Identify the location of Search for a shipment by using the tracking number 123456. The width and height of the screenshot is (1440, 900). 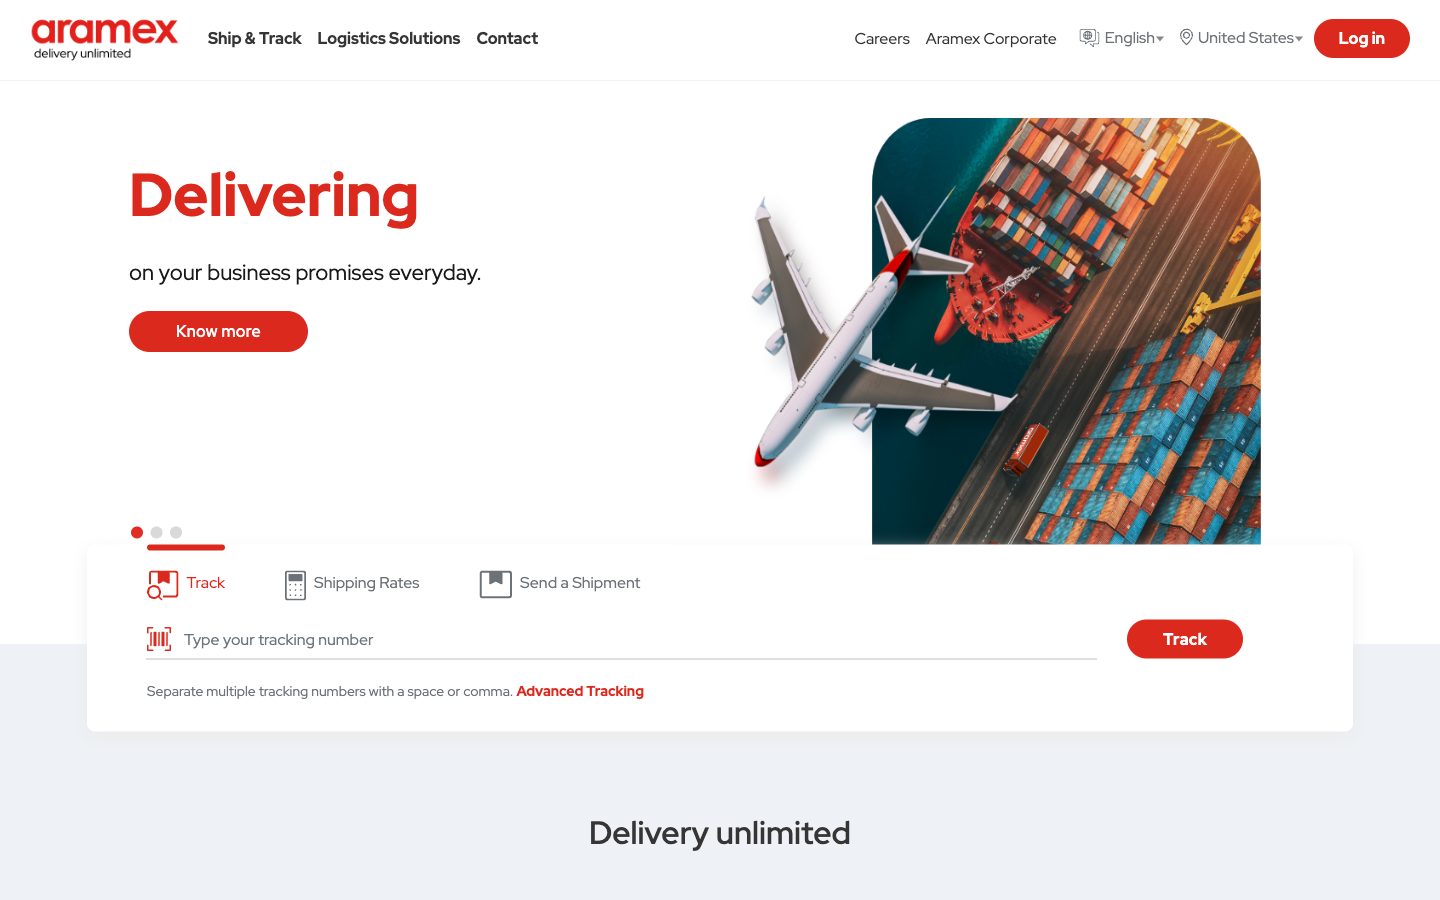
(633, 639).